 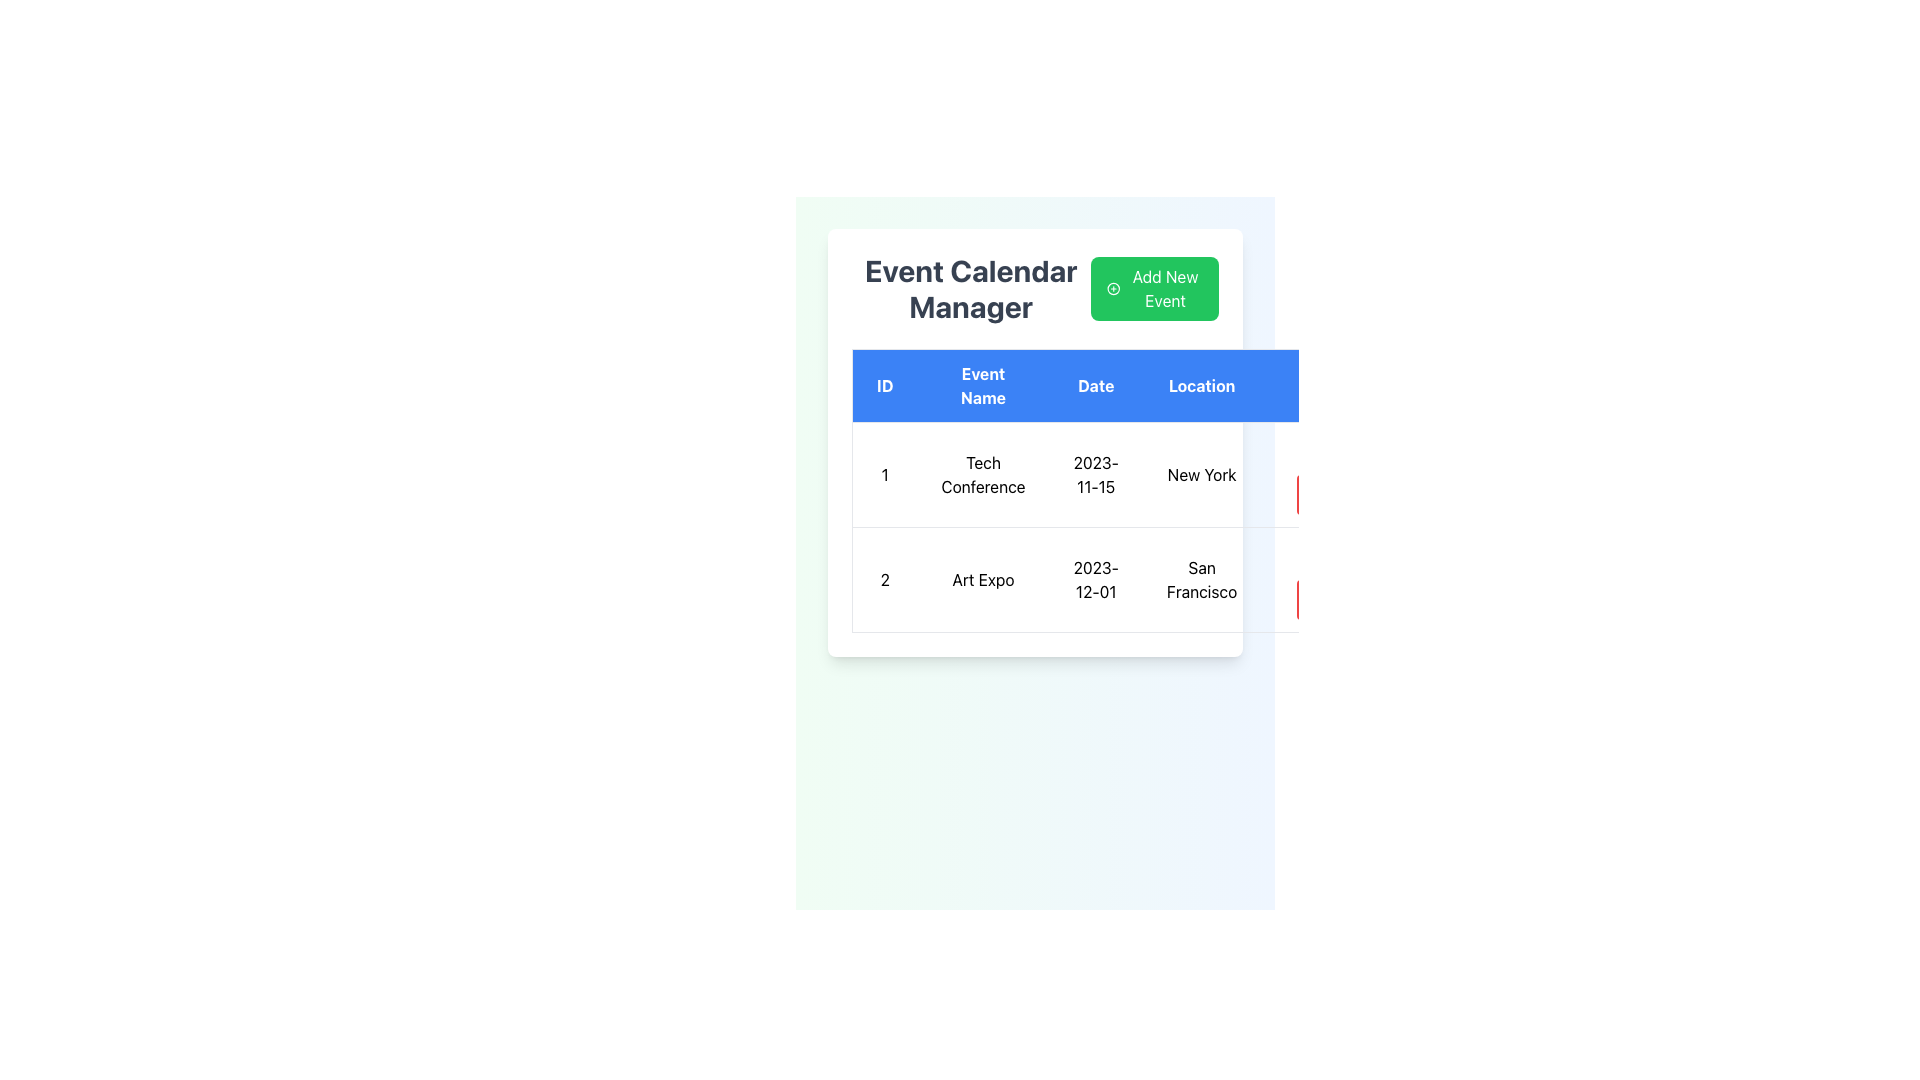 I want to click on the static text label 'Tech Conference' in the second column of the first row of the table in the 'Event Calendar Manager' interface, so click(x=983, y=474).